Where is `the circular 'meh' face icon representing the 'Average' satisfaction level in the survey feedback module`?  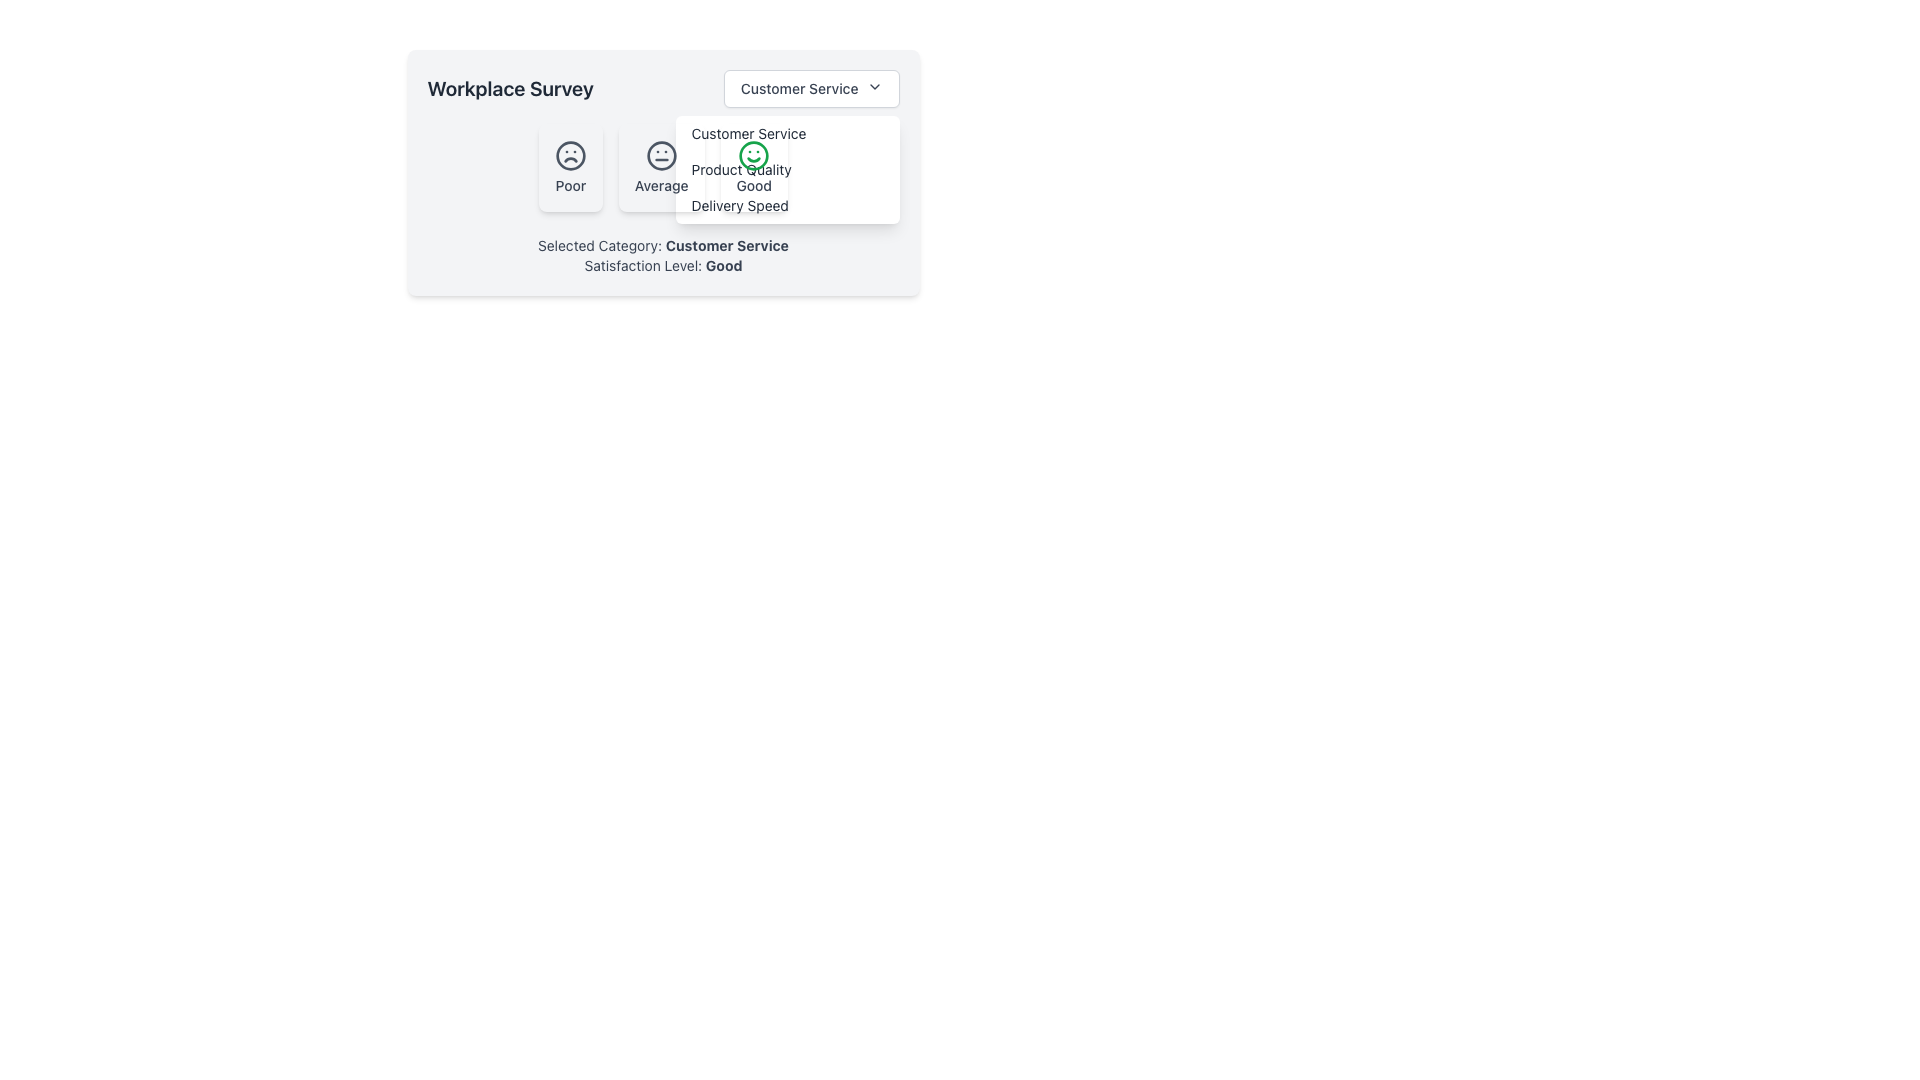
the circular 'meh' face icon representing the 'Average' satisfaction level in the survey feedback module is located at coordinates (661, 154).